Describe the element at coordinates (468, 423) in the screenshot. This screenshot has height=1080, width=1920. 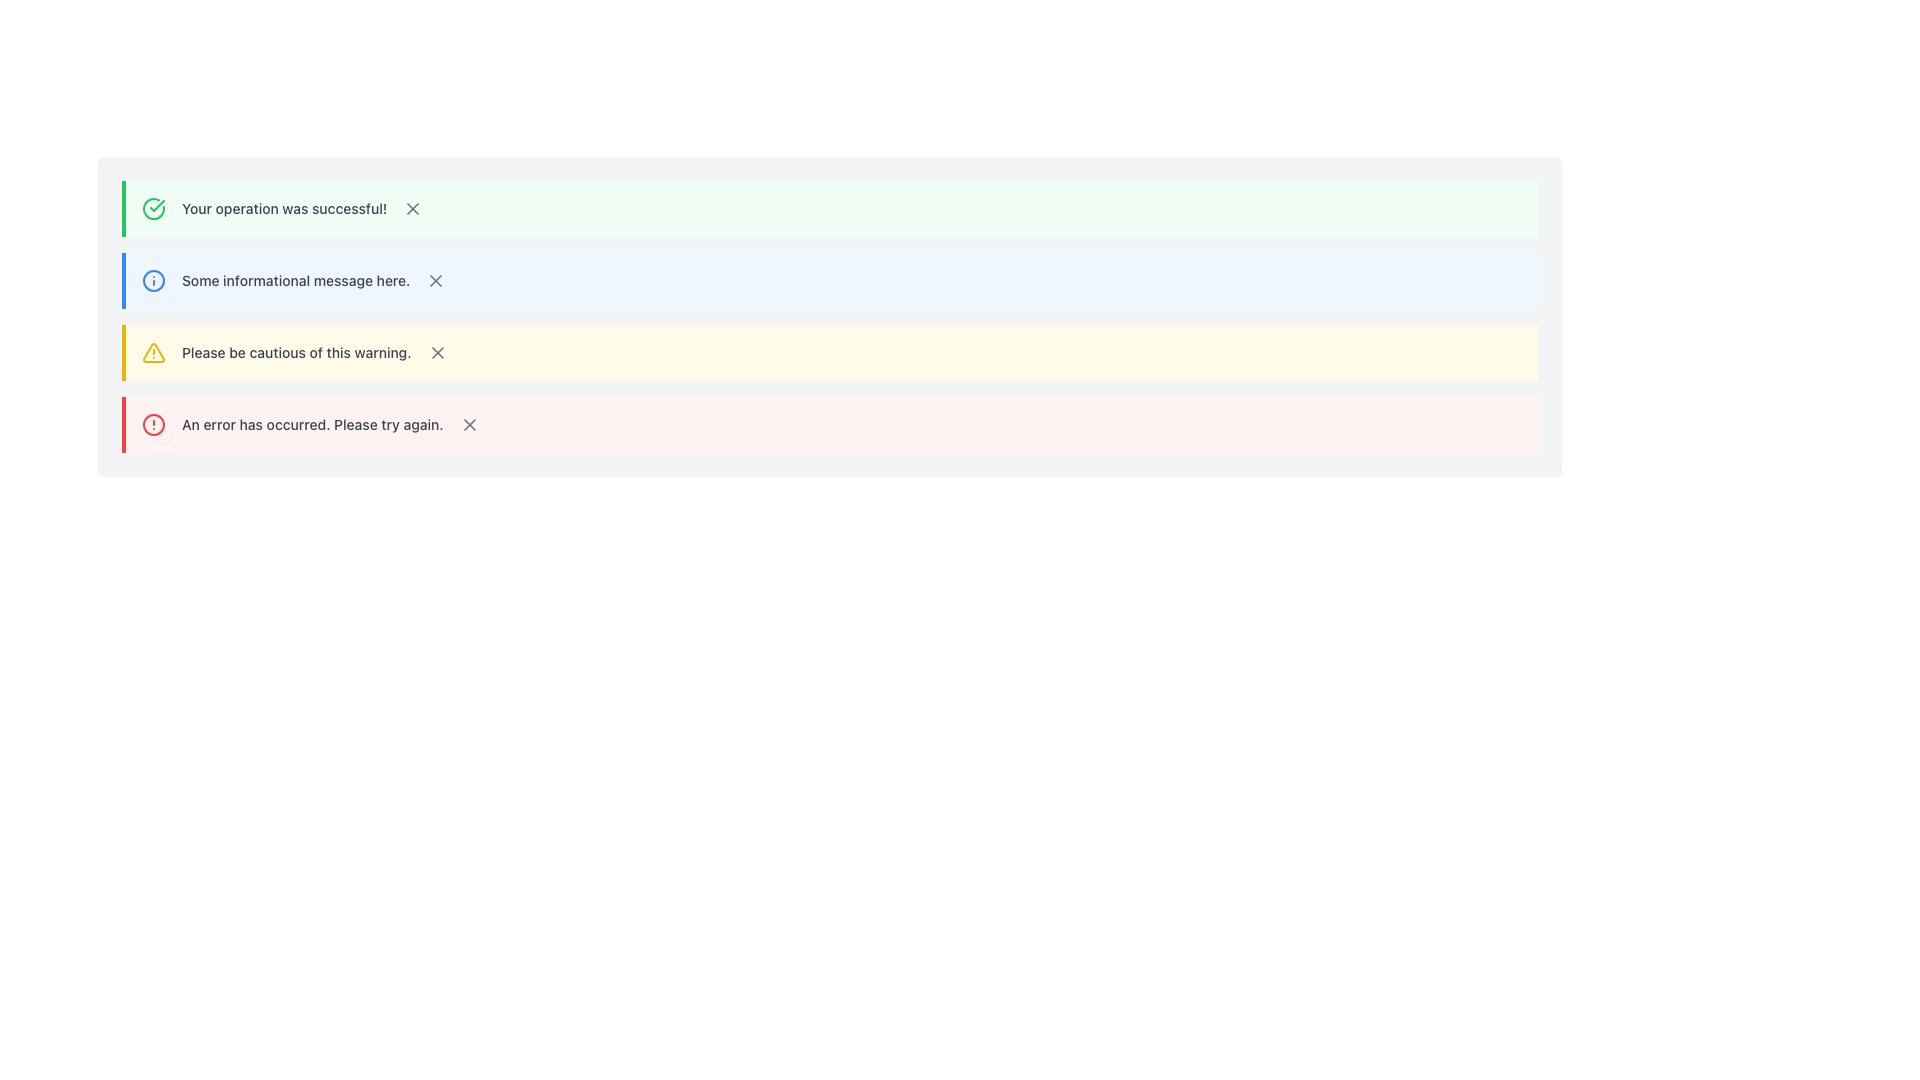
I see `the dismiss icon located at the far right of the notification alert` at that location.